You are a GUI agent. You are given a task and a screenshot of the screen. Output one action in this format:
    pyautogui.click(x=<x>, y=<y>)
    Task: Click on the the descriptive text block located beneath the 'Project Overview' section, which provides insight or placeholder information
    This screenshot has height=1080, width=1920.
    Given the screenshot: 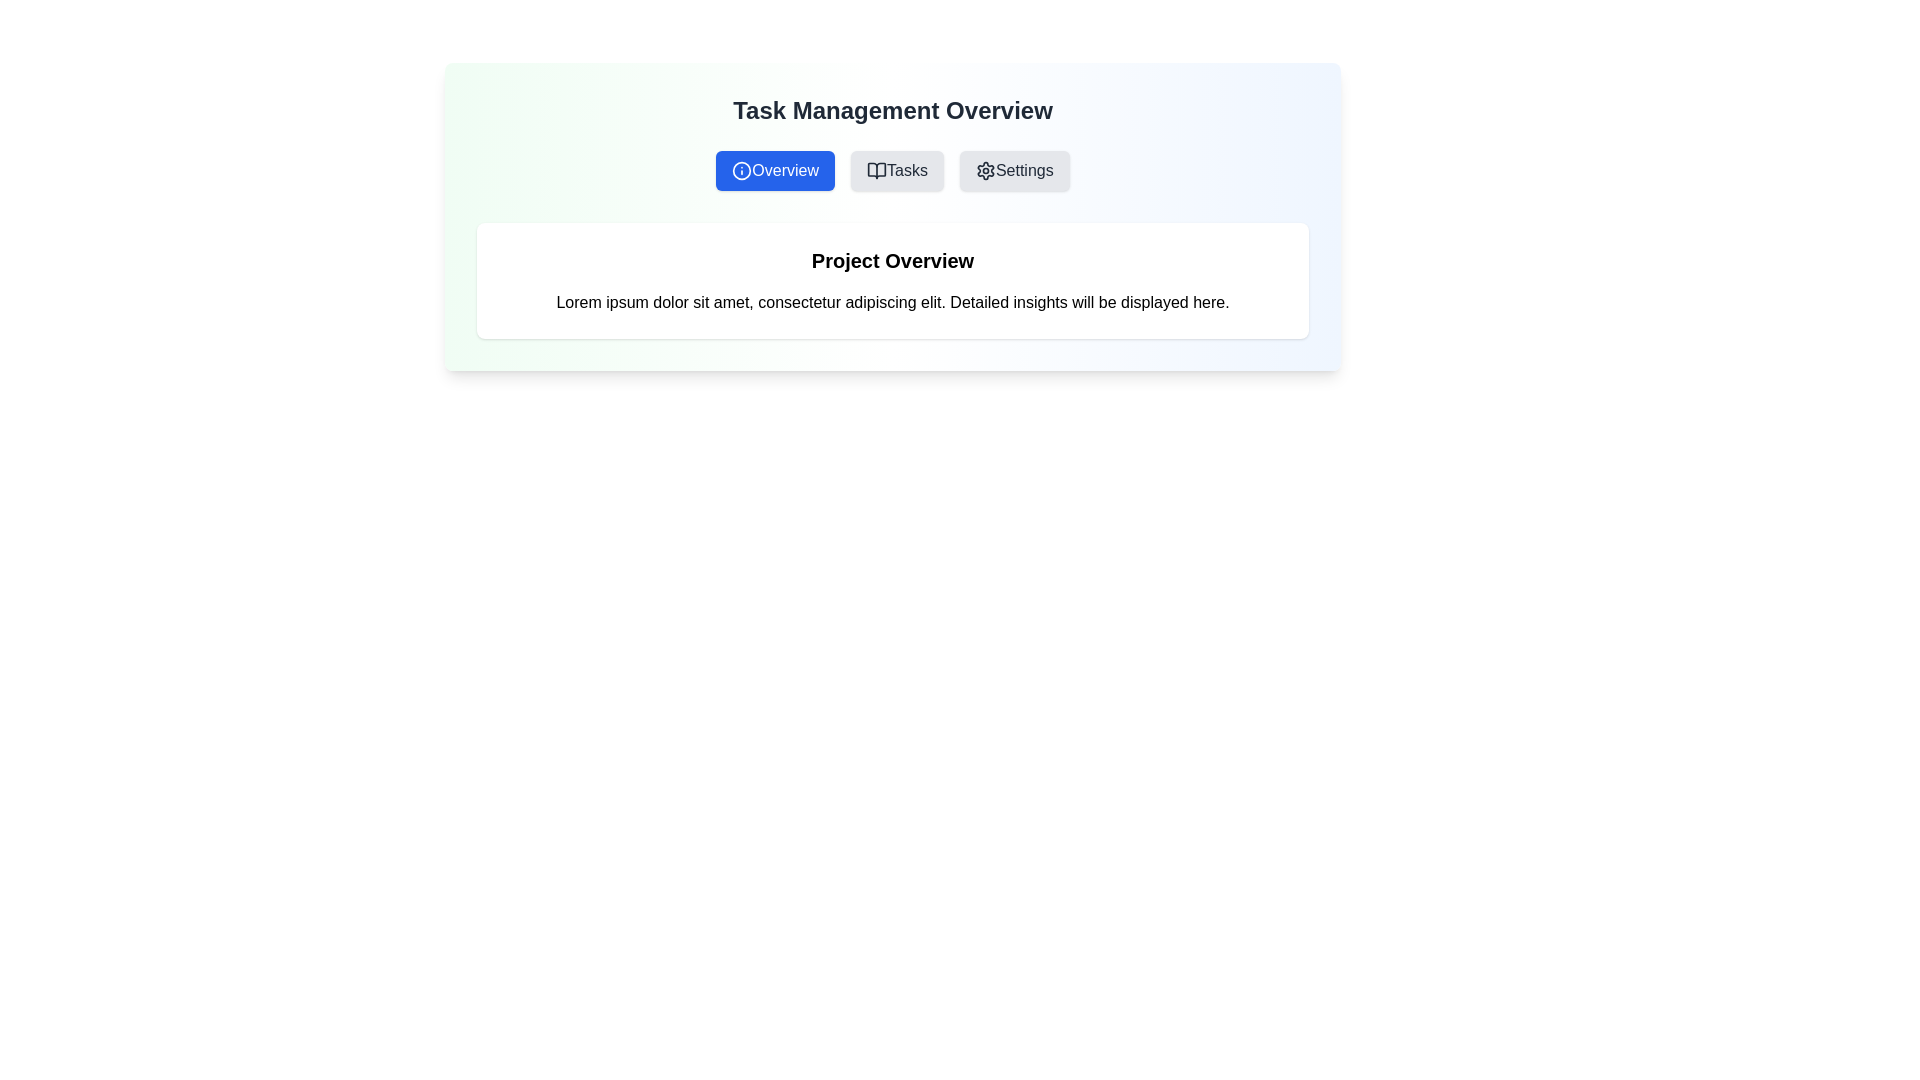 What is the action you would take?
    pyautogui.click(x=891, y=303)
    